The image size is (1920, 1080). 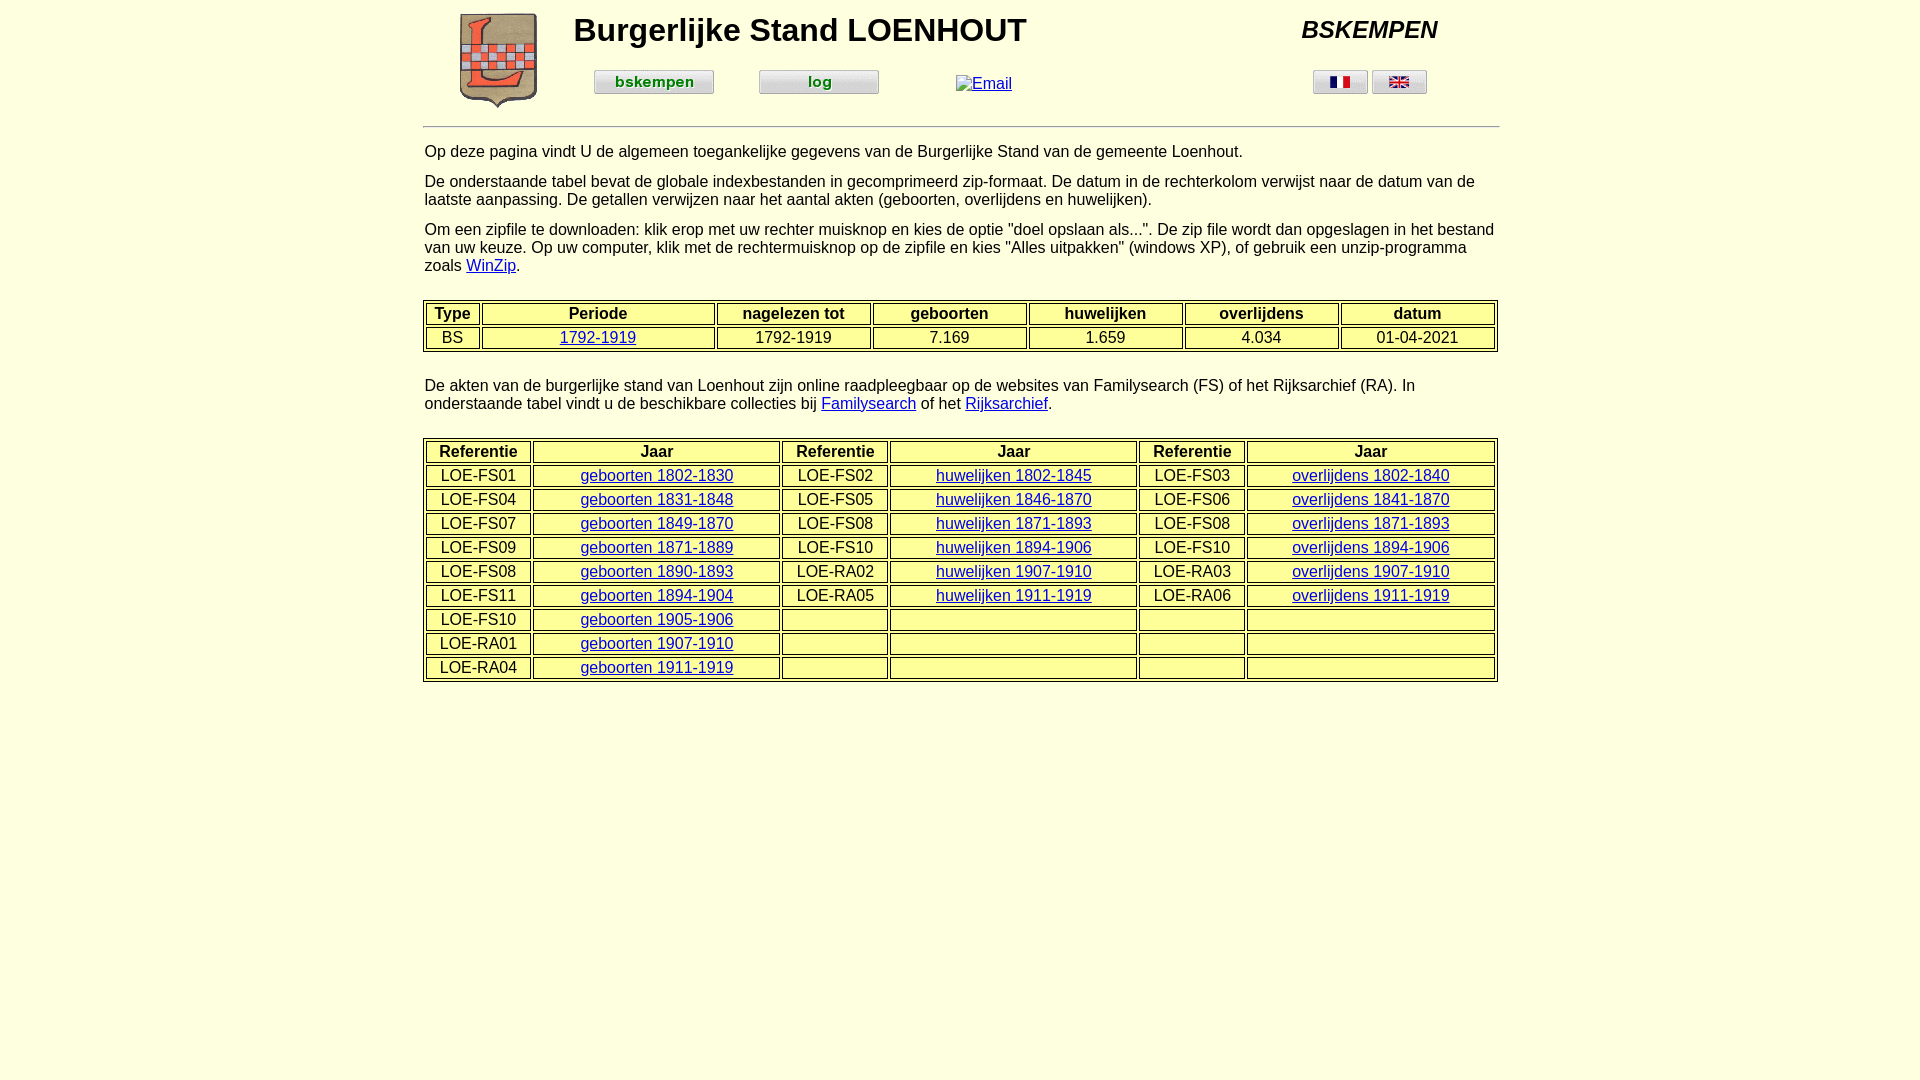 I want to click on 'WinZip', so click(x=490, y=264).